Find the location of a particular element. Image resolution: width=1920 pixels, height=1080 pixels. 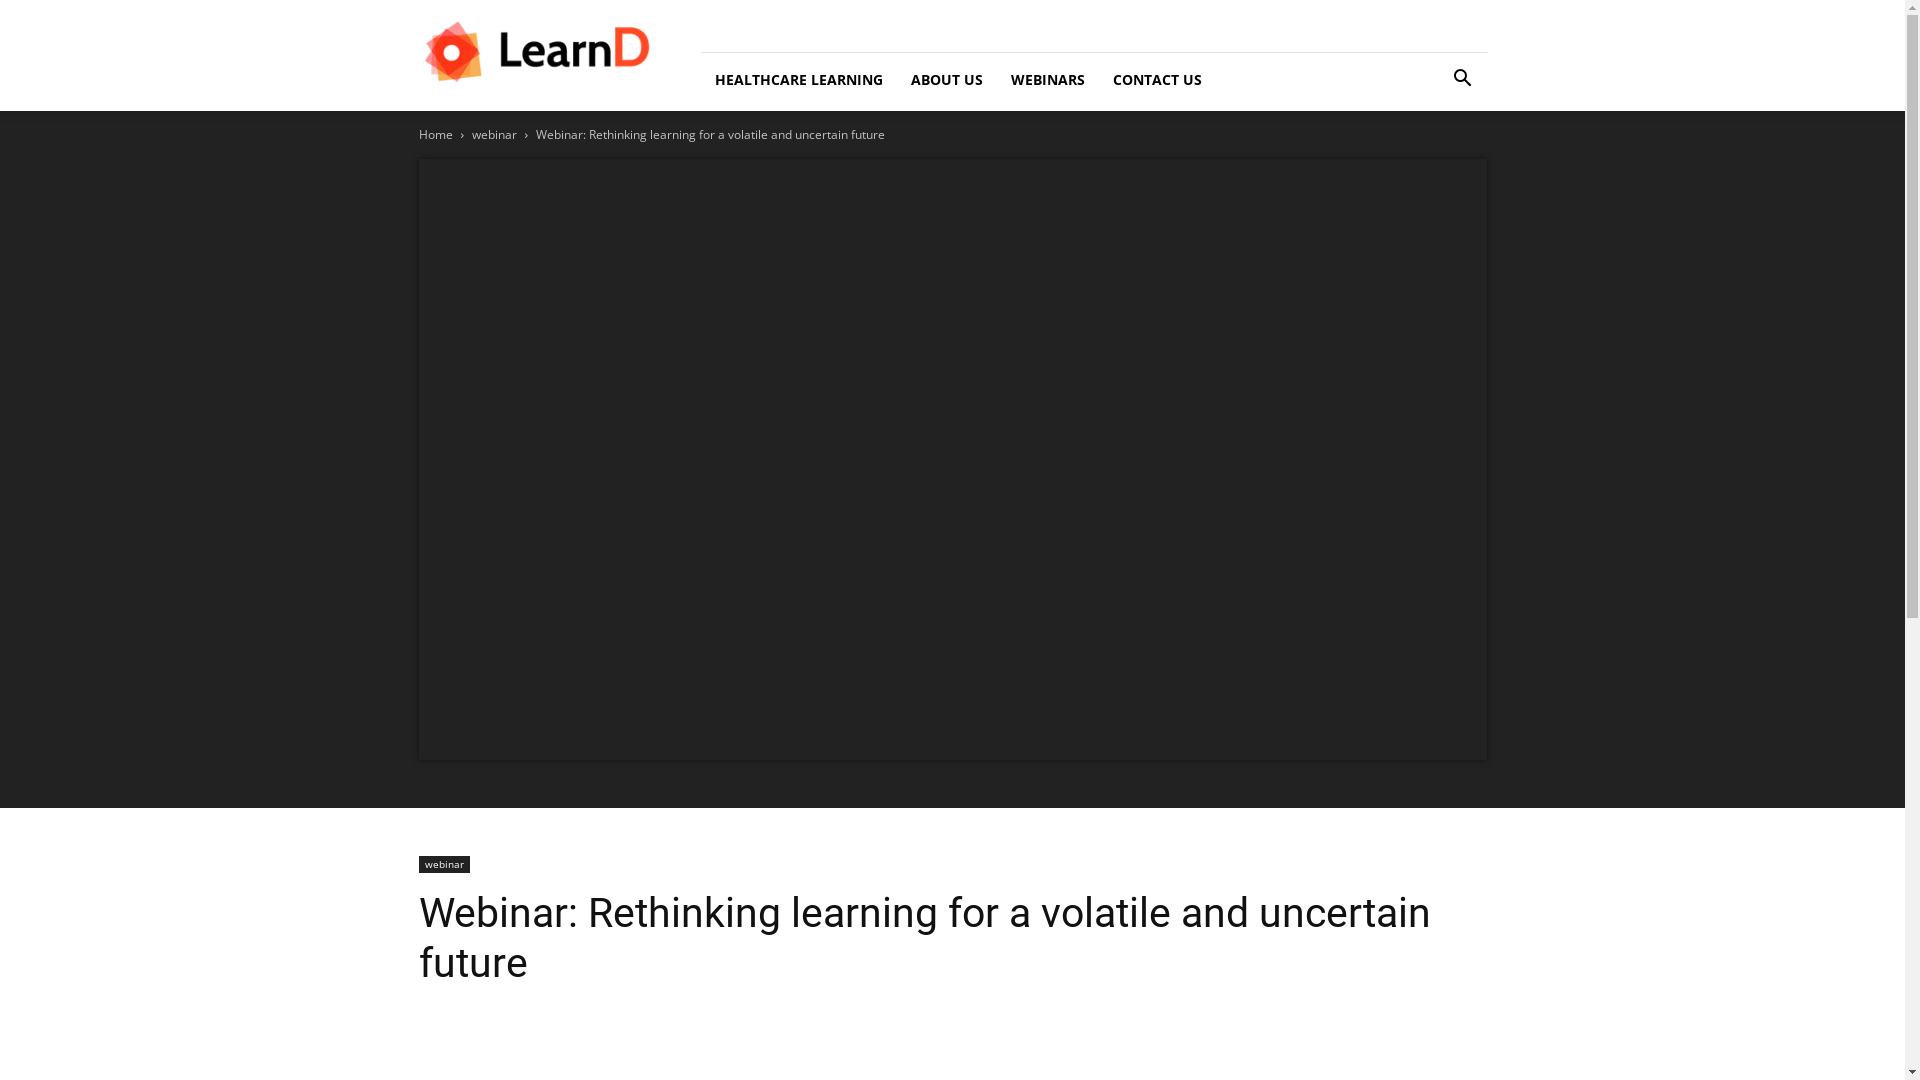

'WEBINARS' is located at coordinates (1045, 78).